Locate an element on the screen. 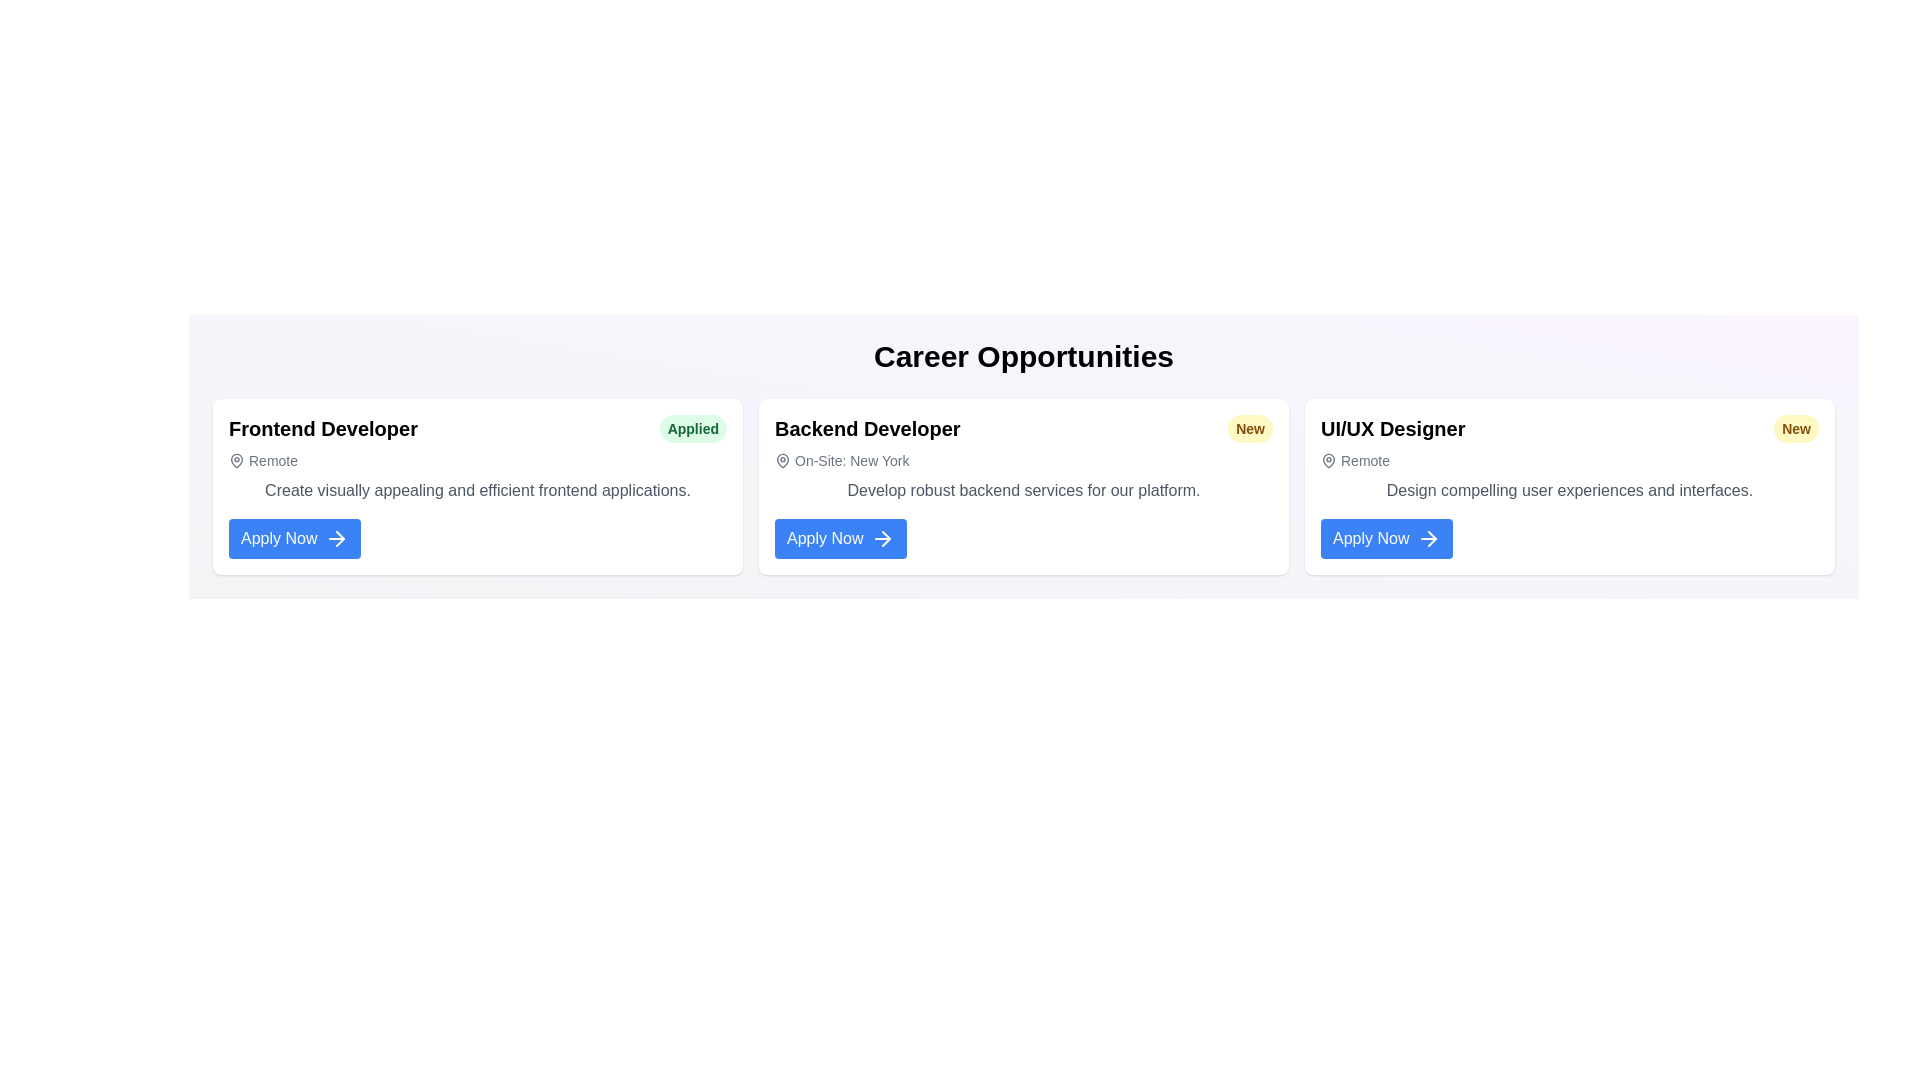  the red map pin icon located beside the 'Remote' label in the 'Frontend Developer' job card is located at coordinates (236, 459).